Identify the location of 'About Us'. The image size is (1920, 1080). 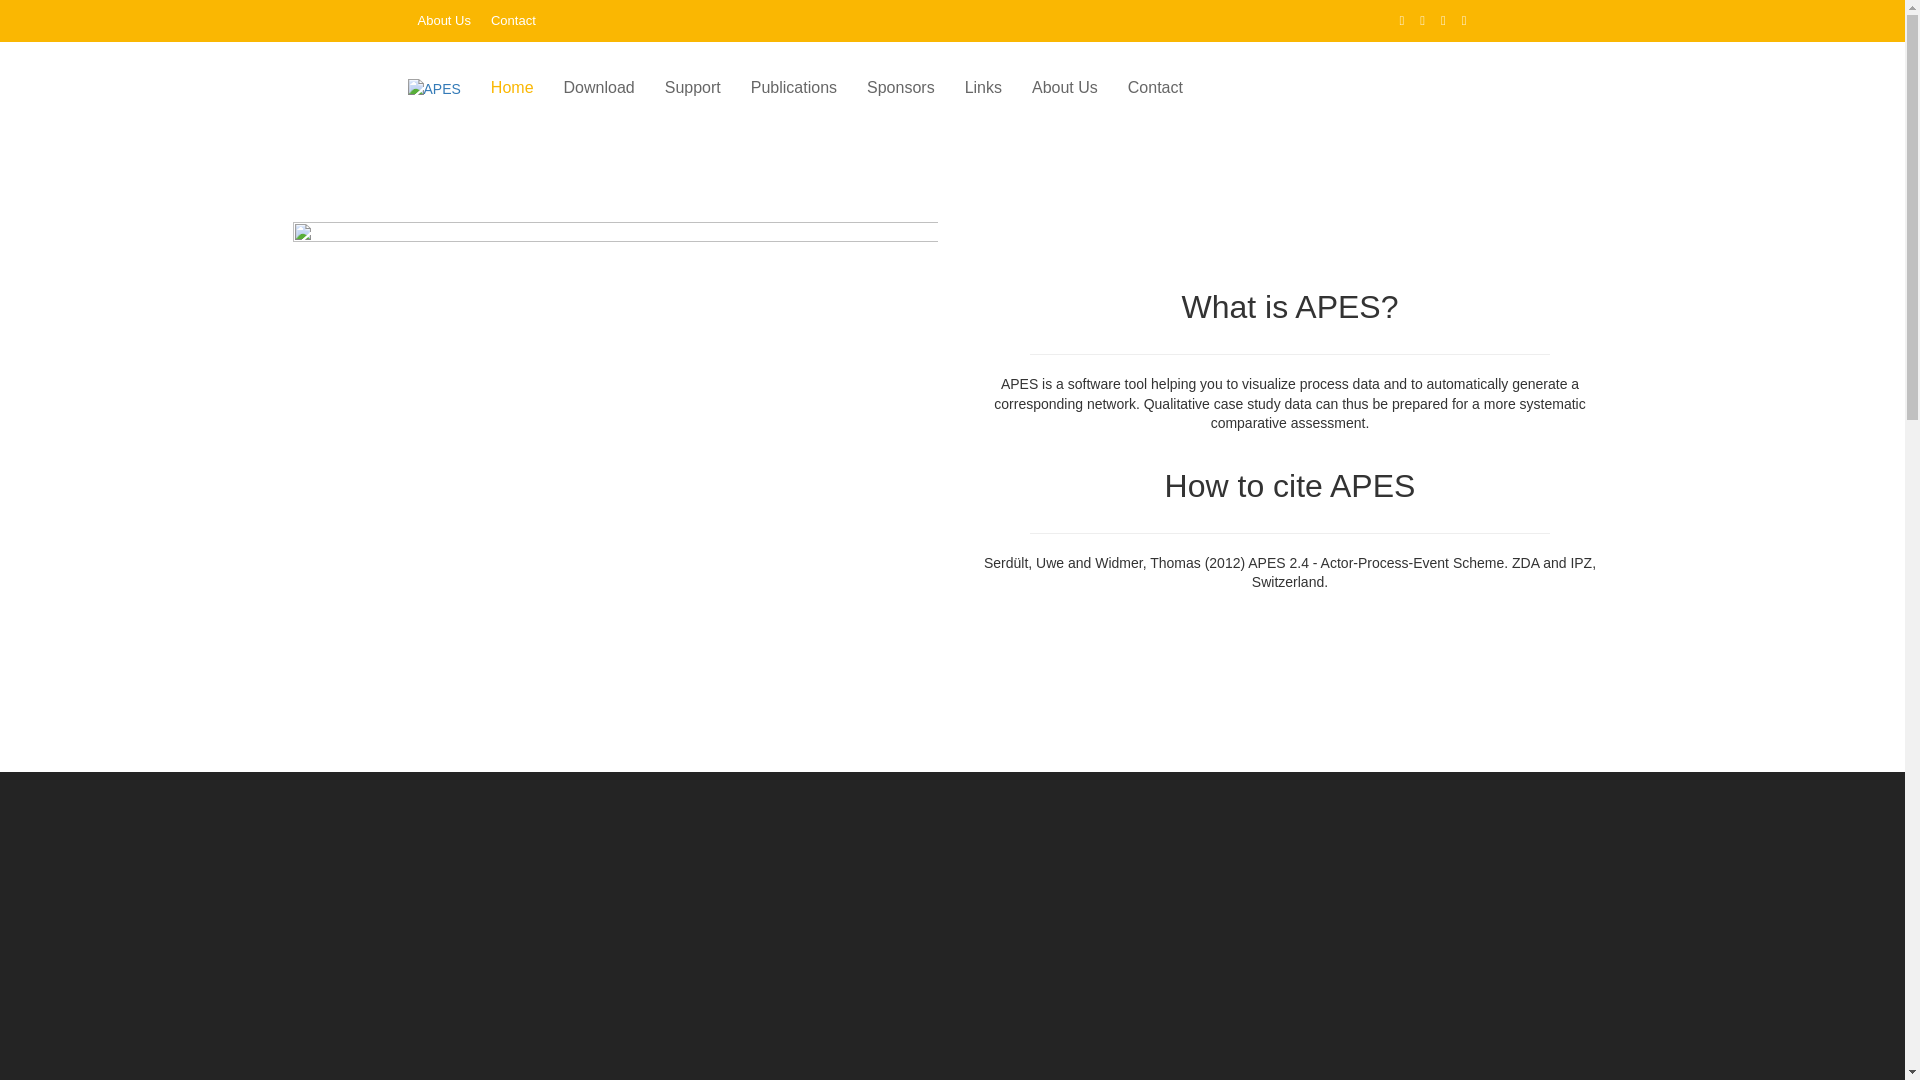
(1064, 87).